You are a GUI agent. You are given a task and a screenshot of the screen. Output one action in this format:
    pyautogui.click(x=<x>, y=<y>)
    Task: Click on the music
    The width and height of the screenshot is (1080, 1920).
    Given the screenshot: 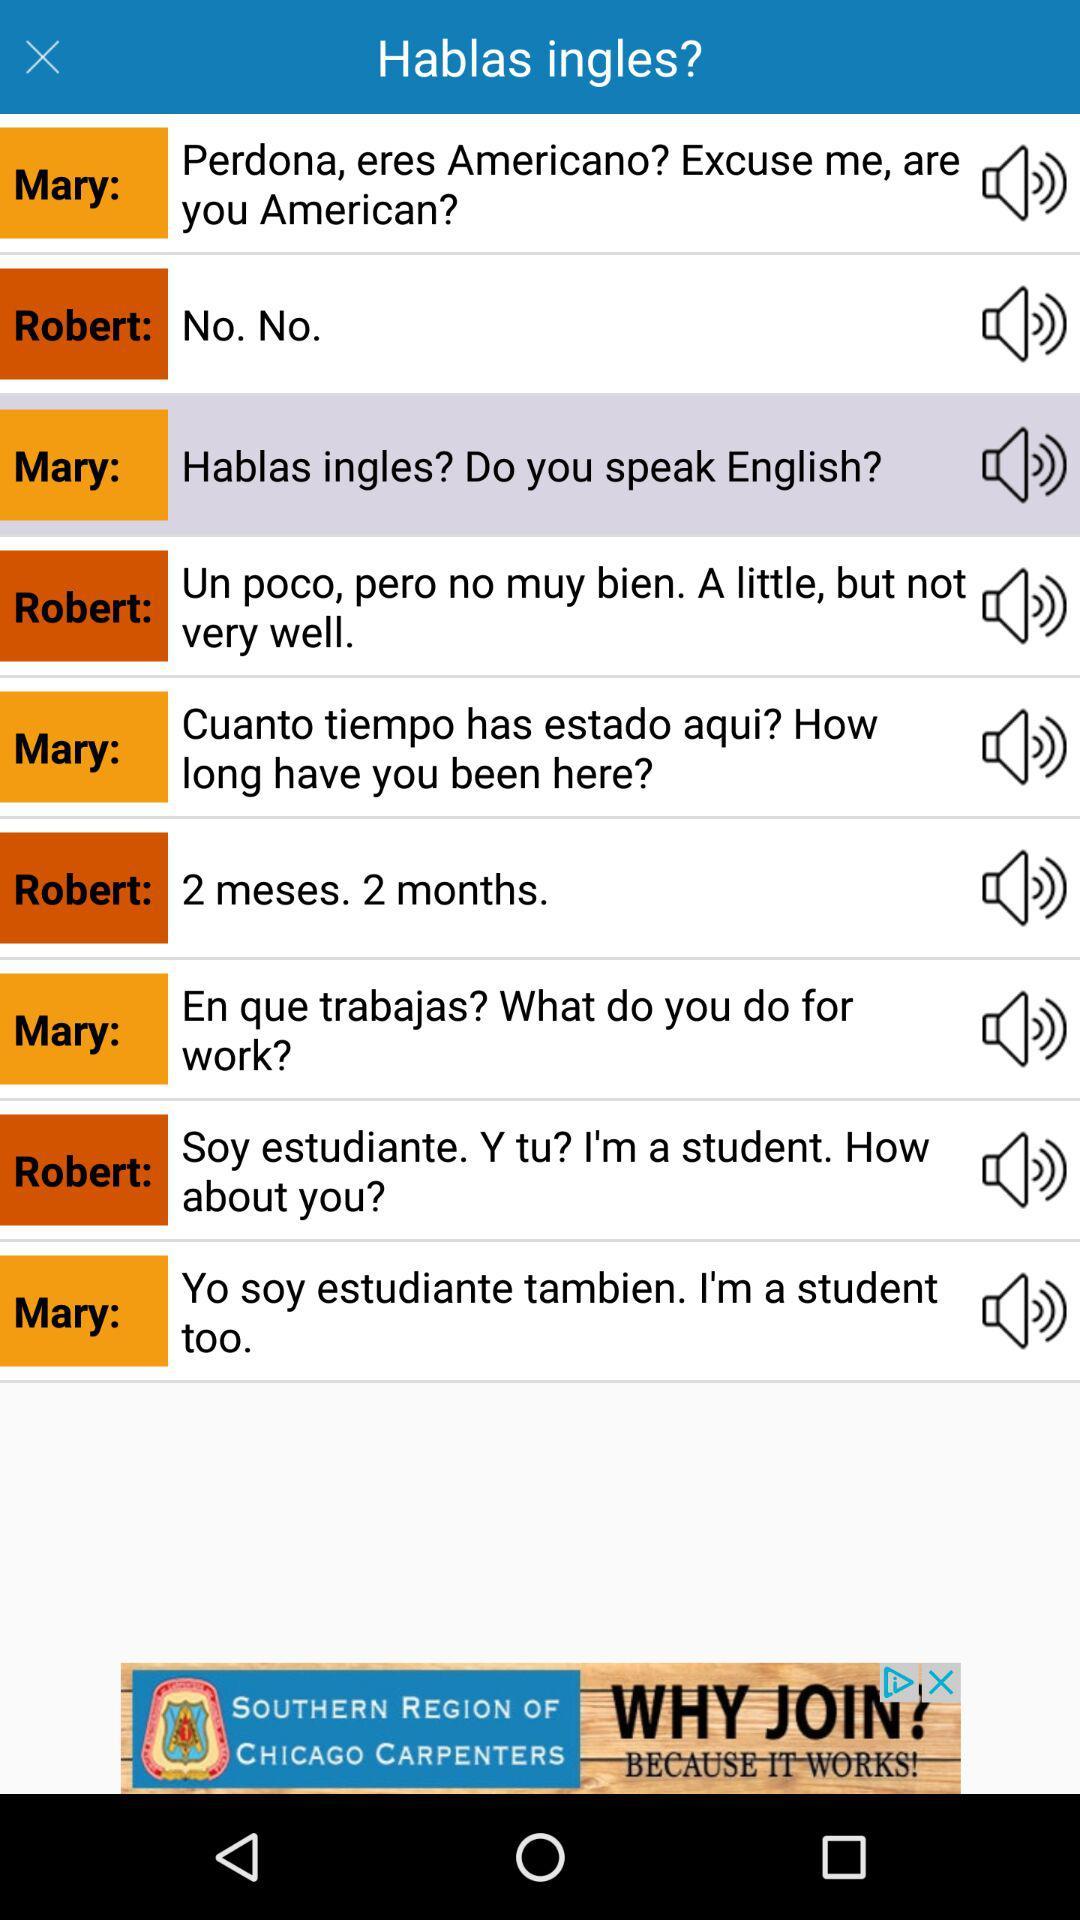 What is the action you would take?
    pyautogui.click(x=1024, y=1310)
    